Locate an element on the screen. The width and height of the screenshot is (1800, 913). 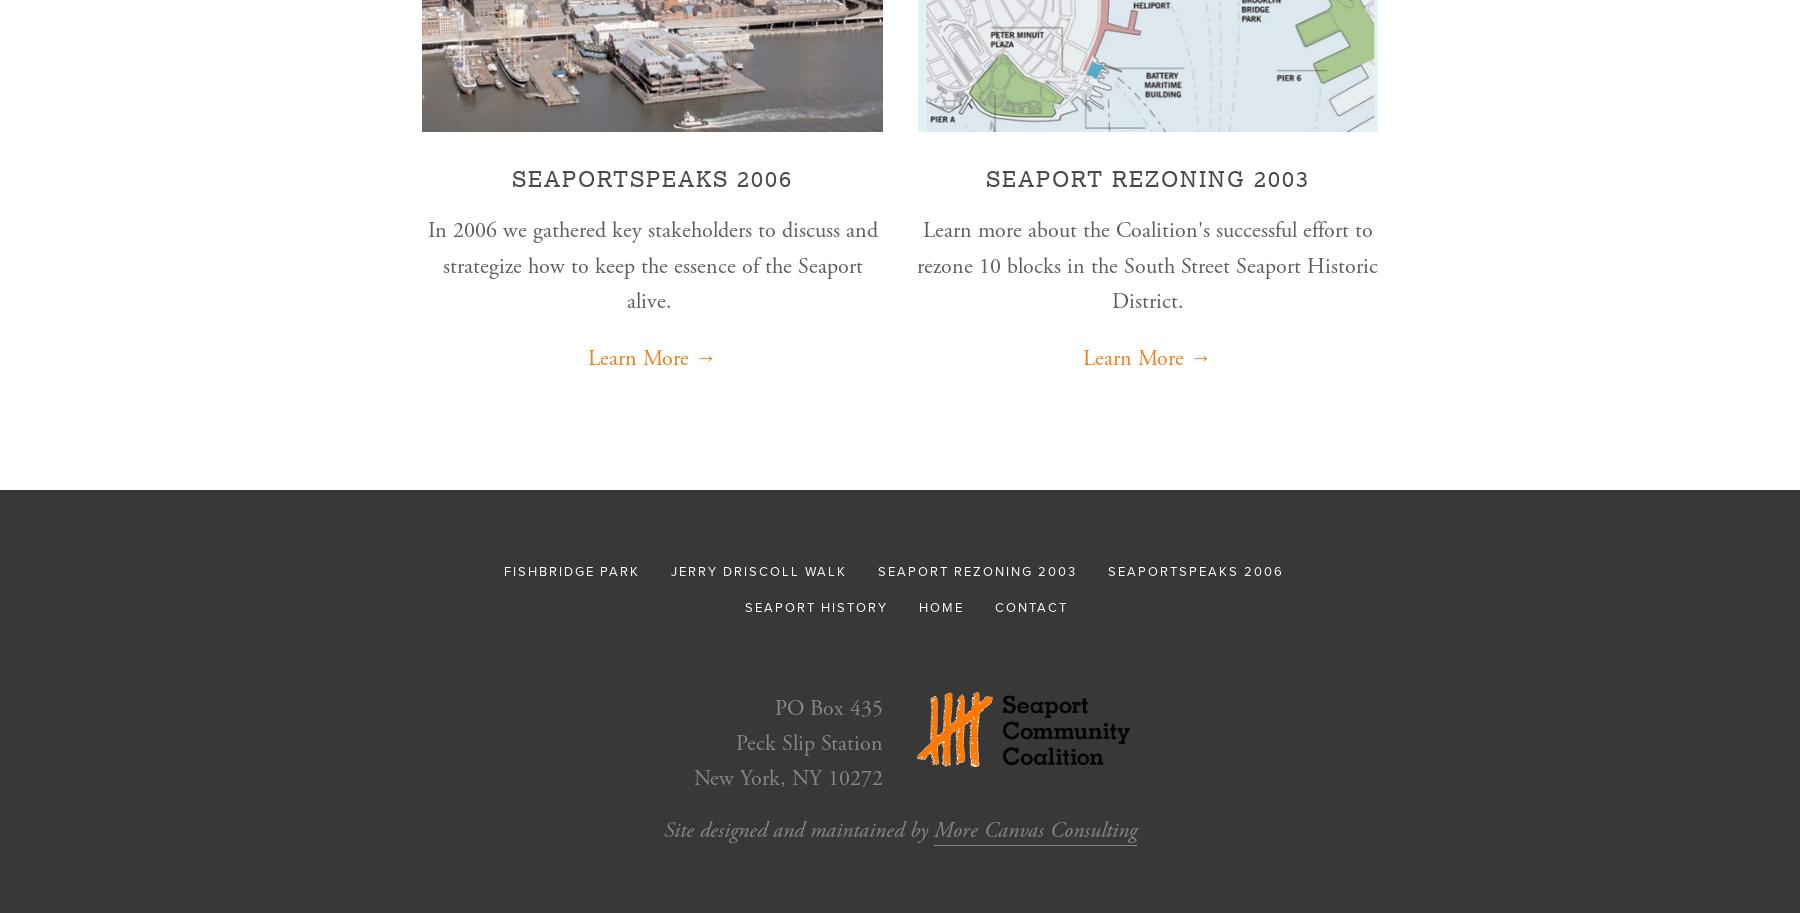
'Seaport History' is located at coordinates (816, 606).